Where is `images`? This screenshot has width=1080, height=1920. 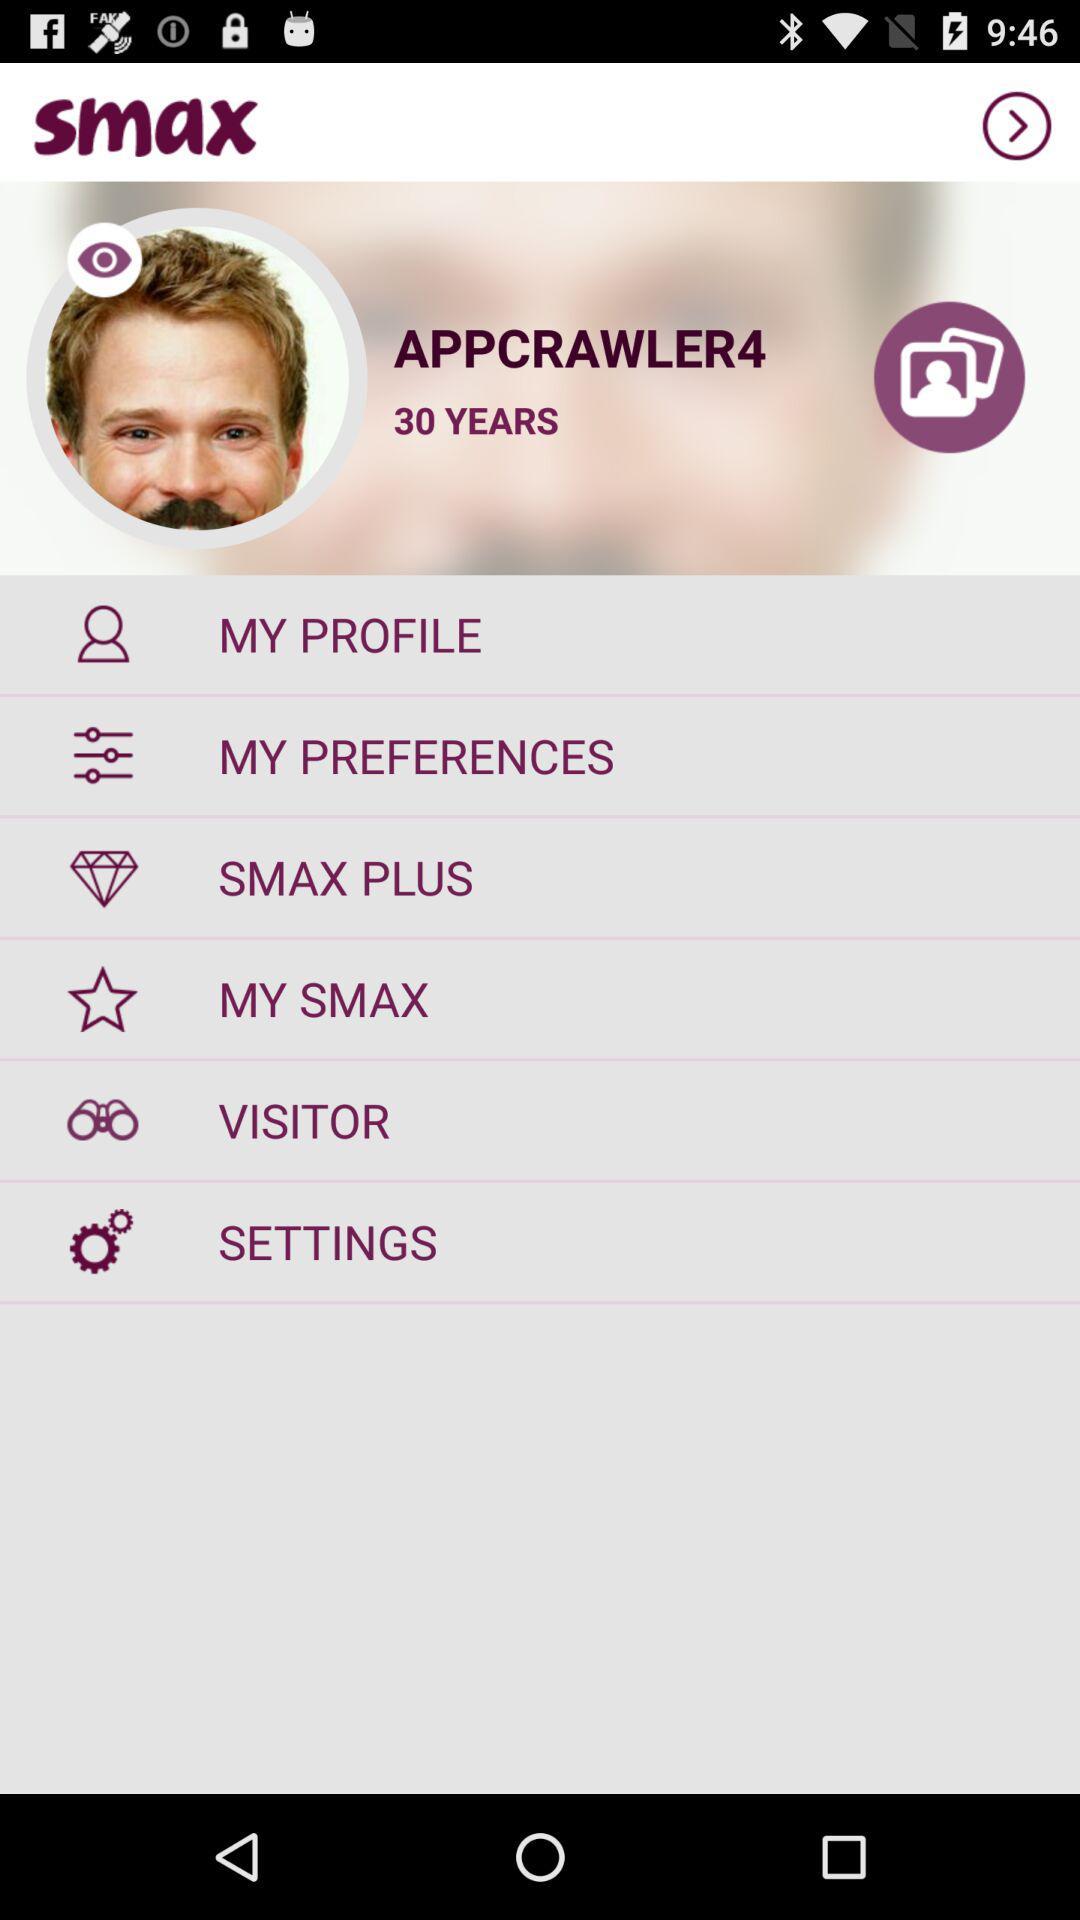
images is located at coordinates (948, 378).